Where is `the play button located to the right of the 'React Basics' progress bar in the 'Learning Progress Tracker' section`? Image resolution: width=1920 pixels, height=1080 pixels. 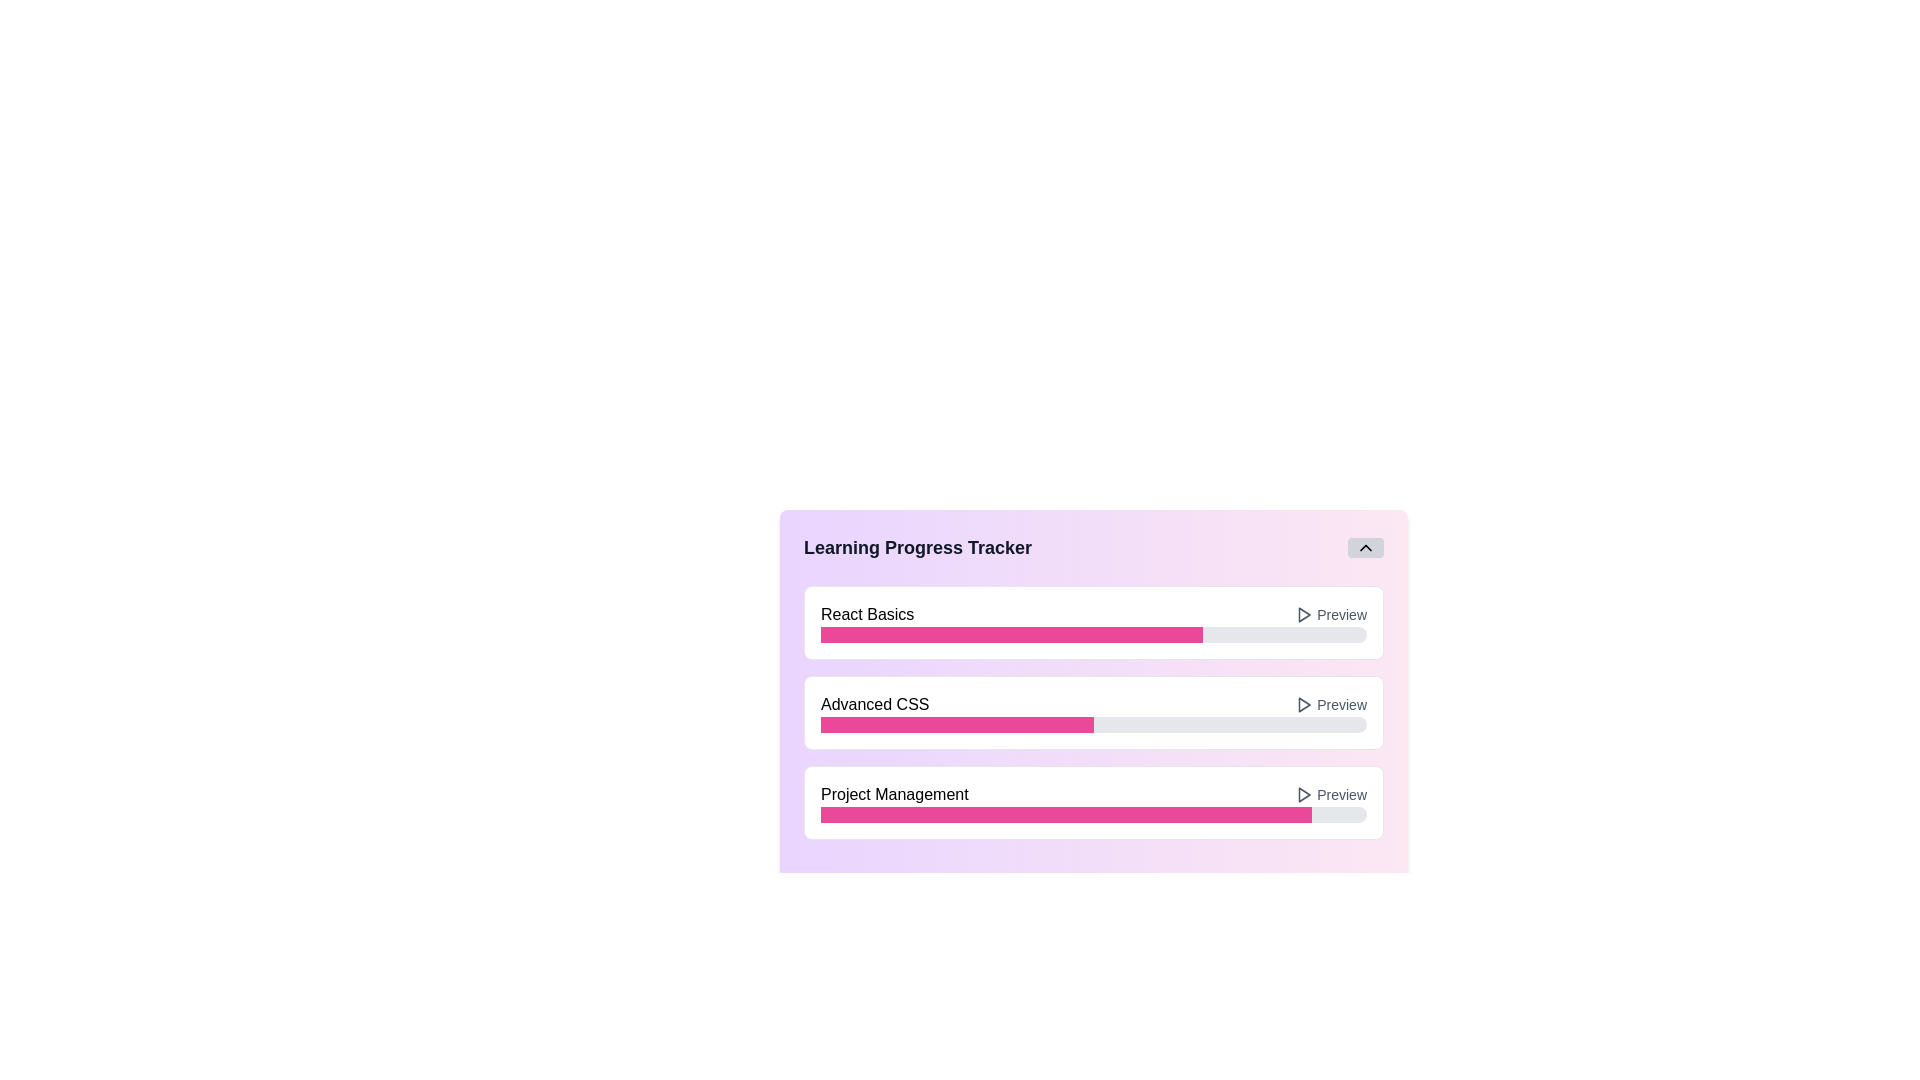
the play button located to the right of the 'React Basics' progress bar in the 'Learning Progress Tracker' section is located at coordinates (1304, 613).